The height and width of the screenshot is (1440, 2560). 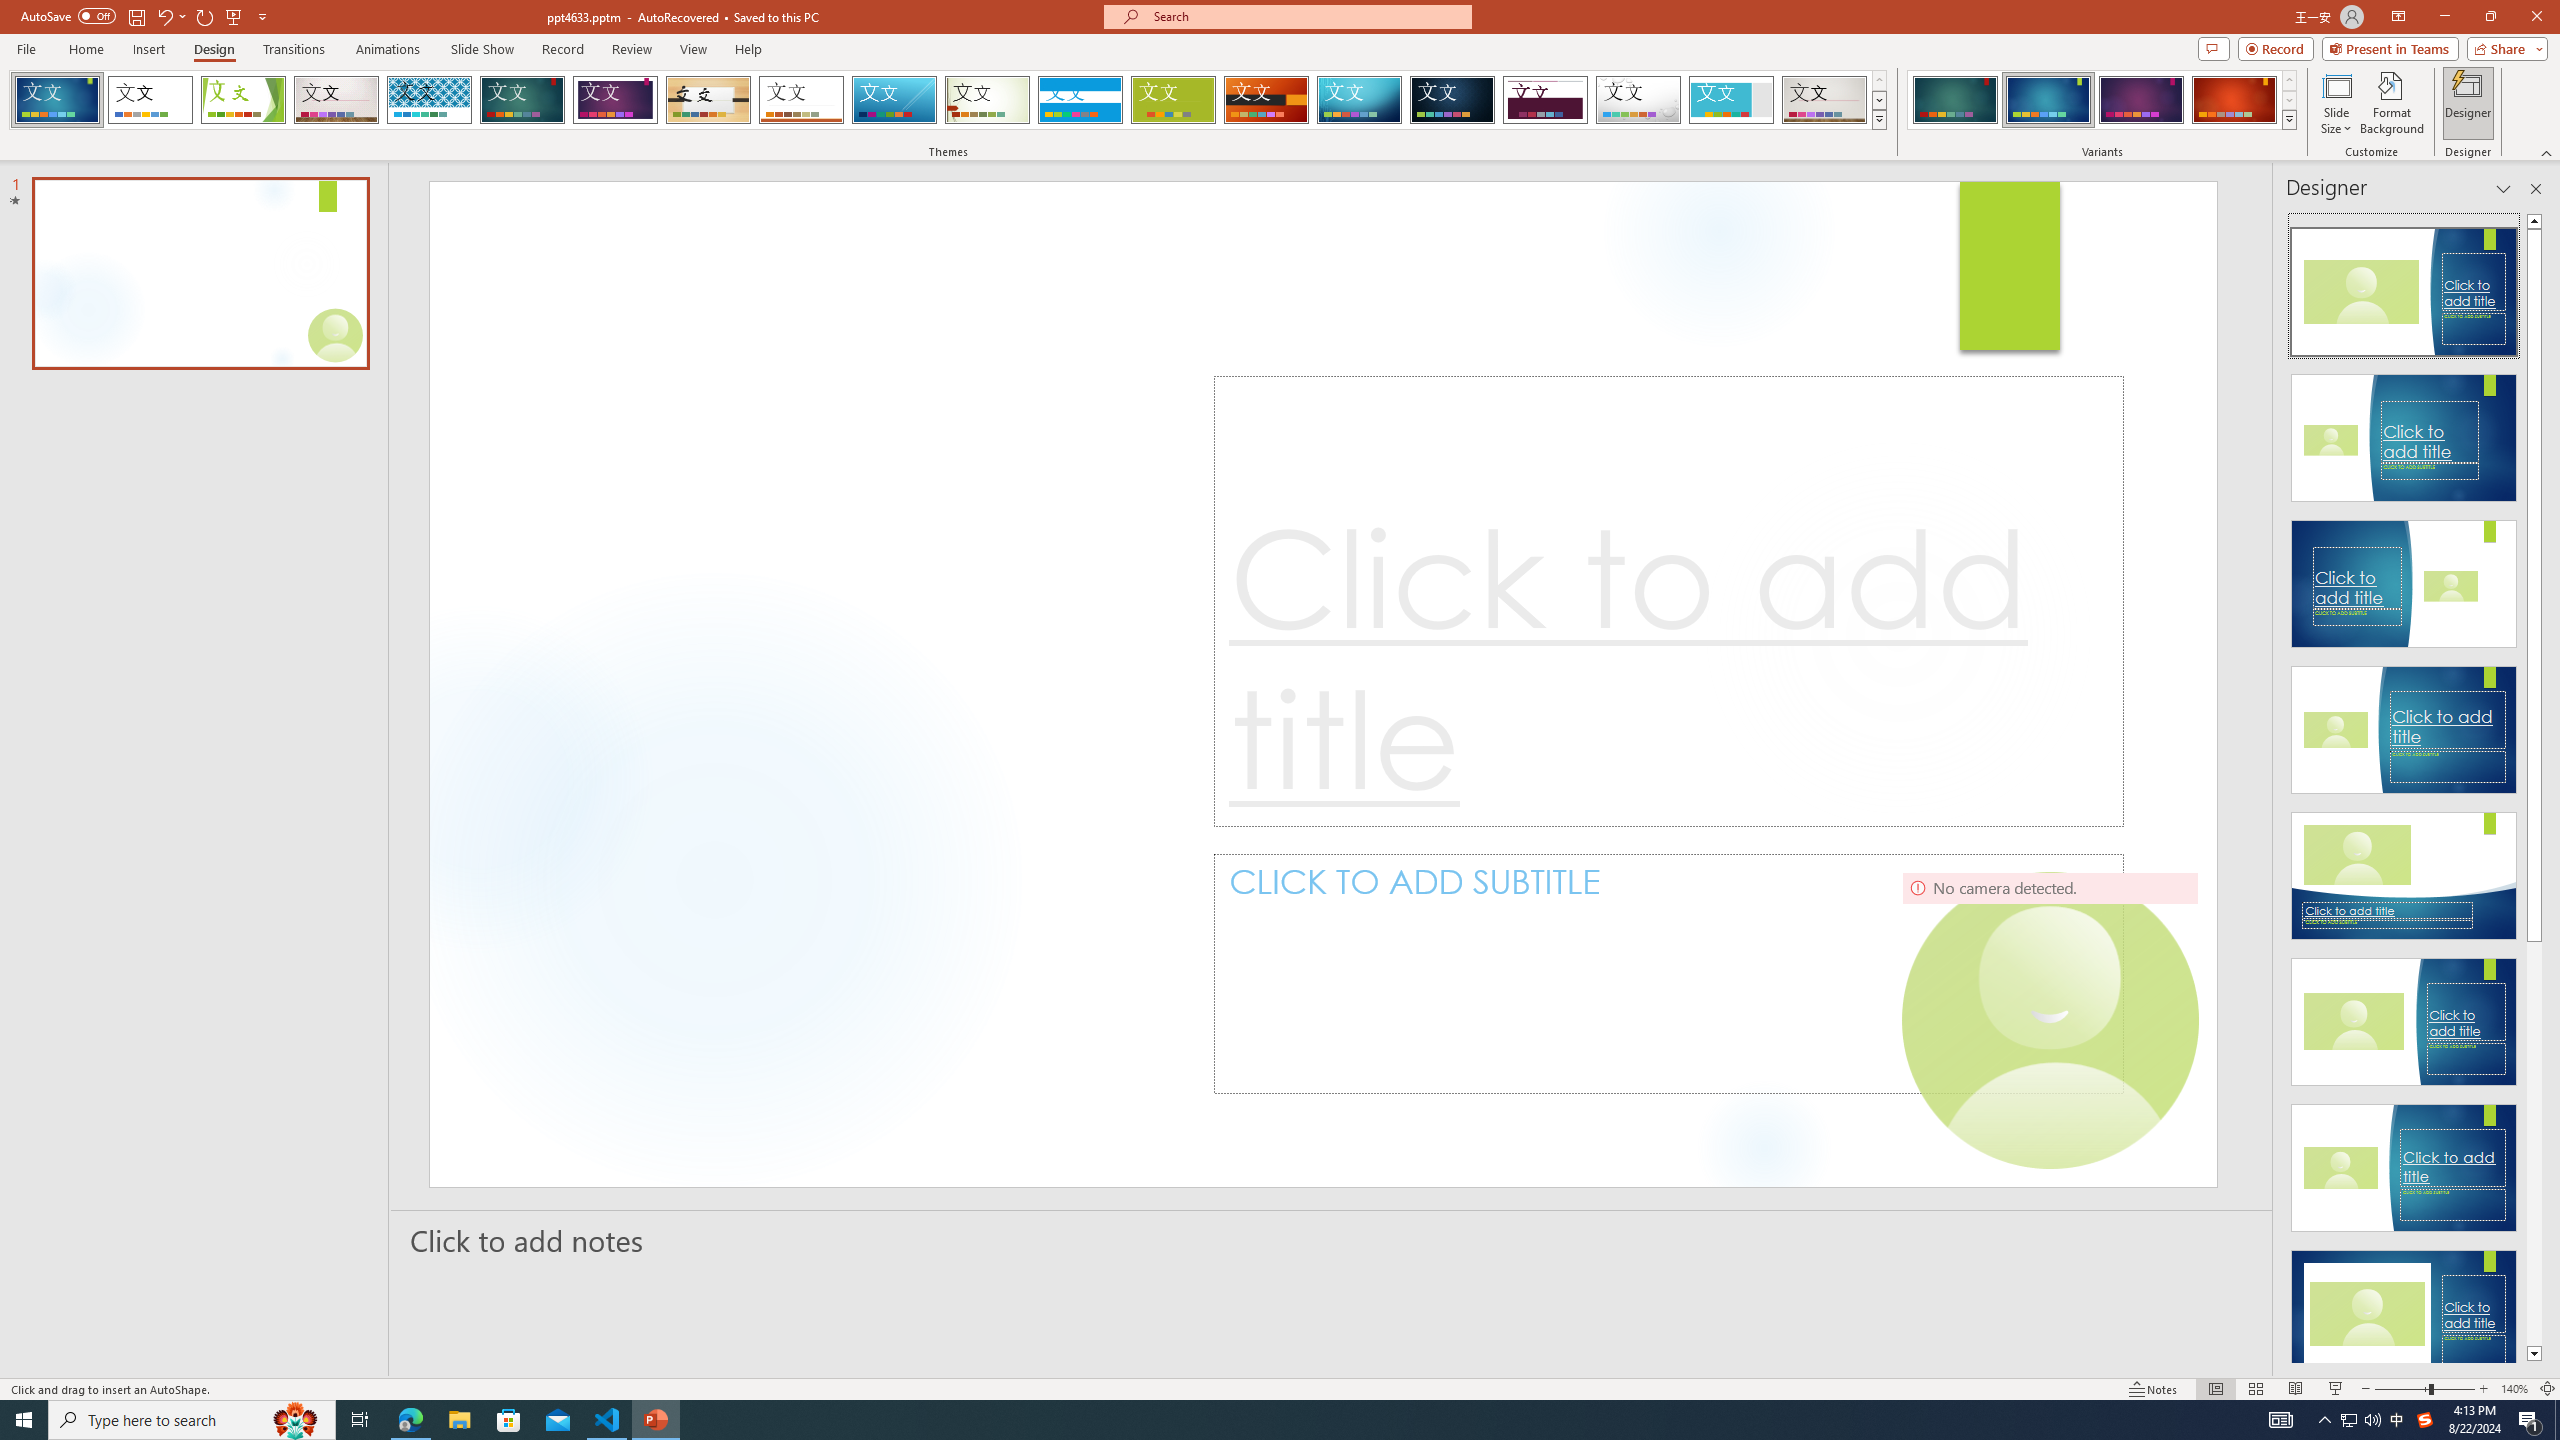 I want to click on 'Damask Loading Preview...', so click(x=1451, y=99).